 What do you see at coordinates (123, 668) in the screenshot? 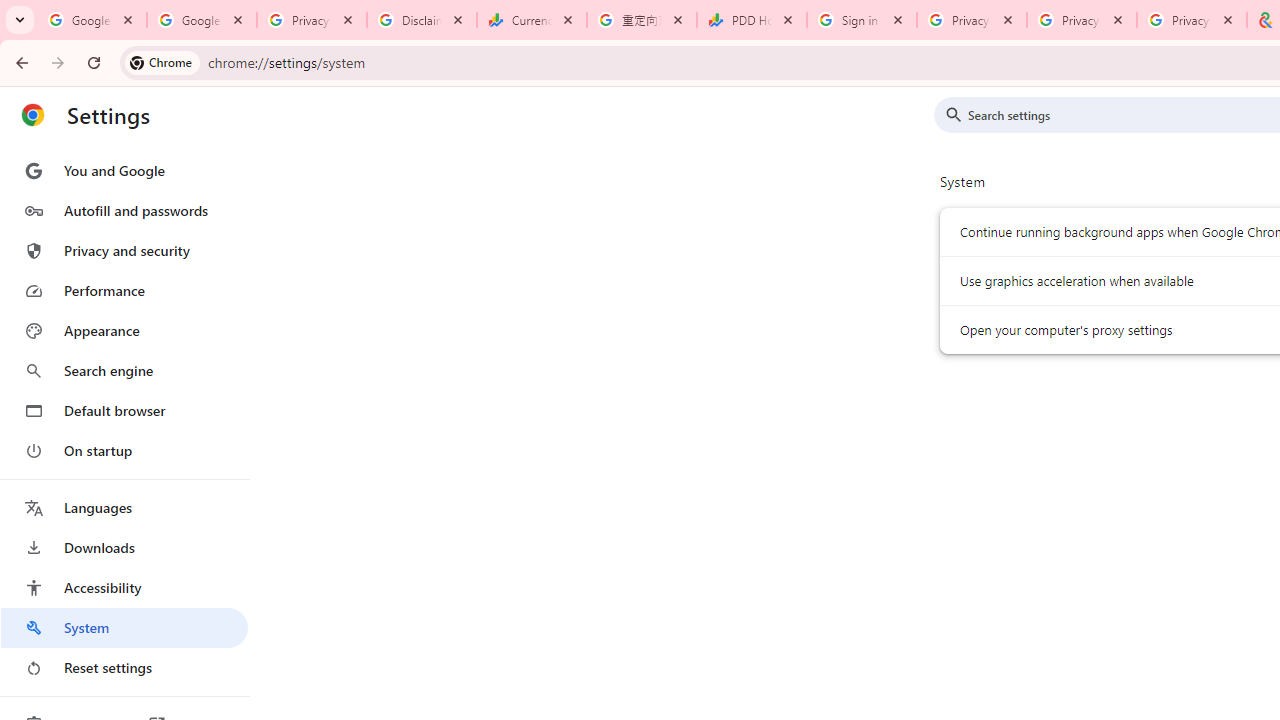
I see `'Reset settings'` at bounding box center [123, 668].